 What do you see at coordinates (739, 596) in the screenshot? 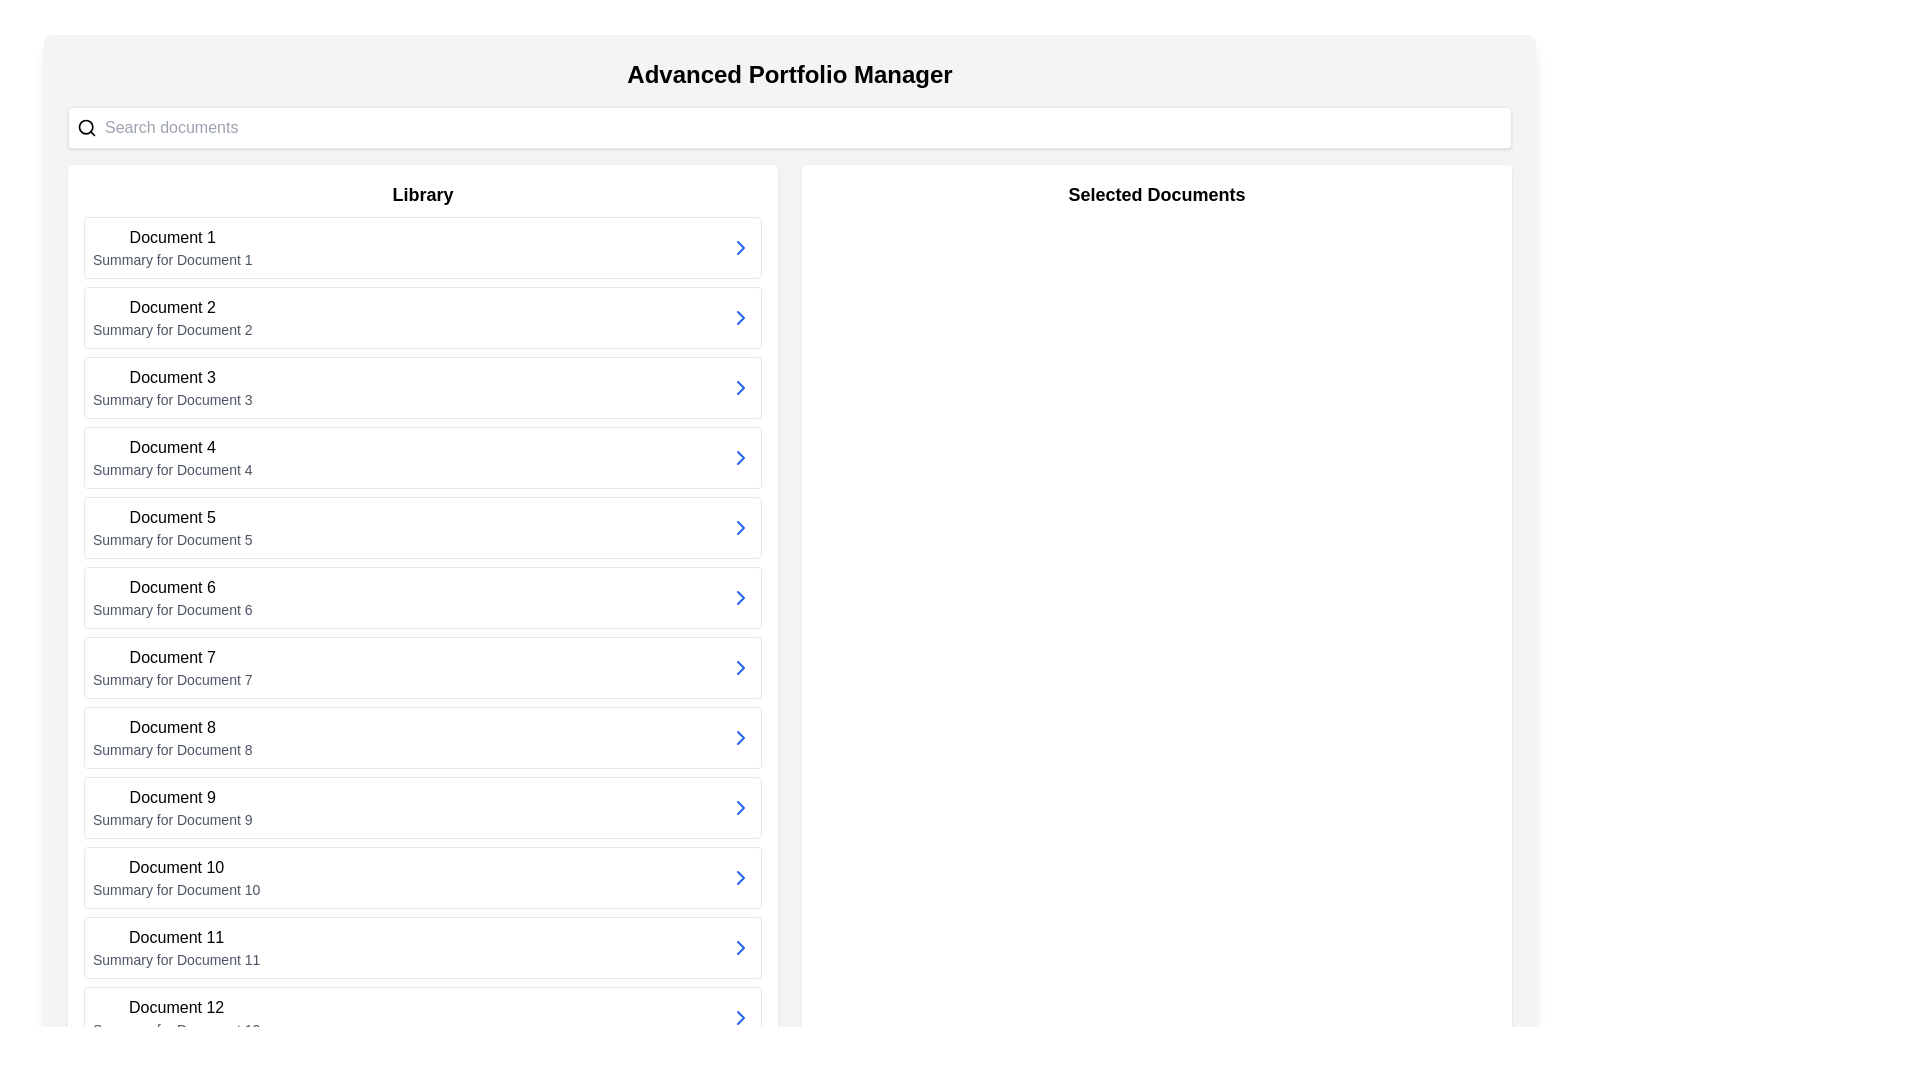
I see `the navigation button/icon for 'Document 6' located at the rightmost side of the row in the Library section` at bounding box center [739, 596].